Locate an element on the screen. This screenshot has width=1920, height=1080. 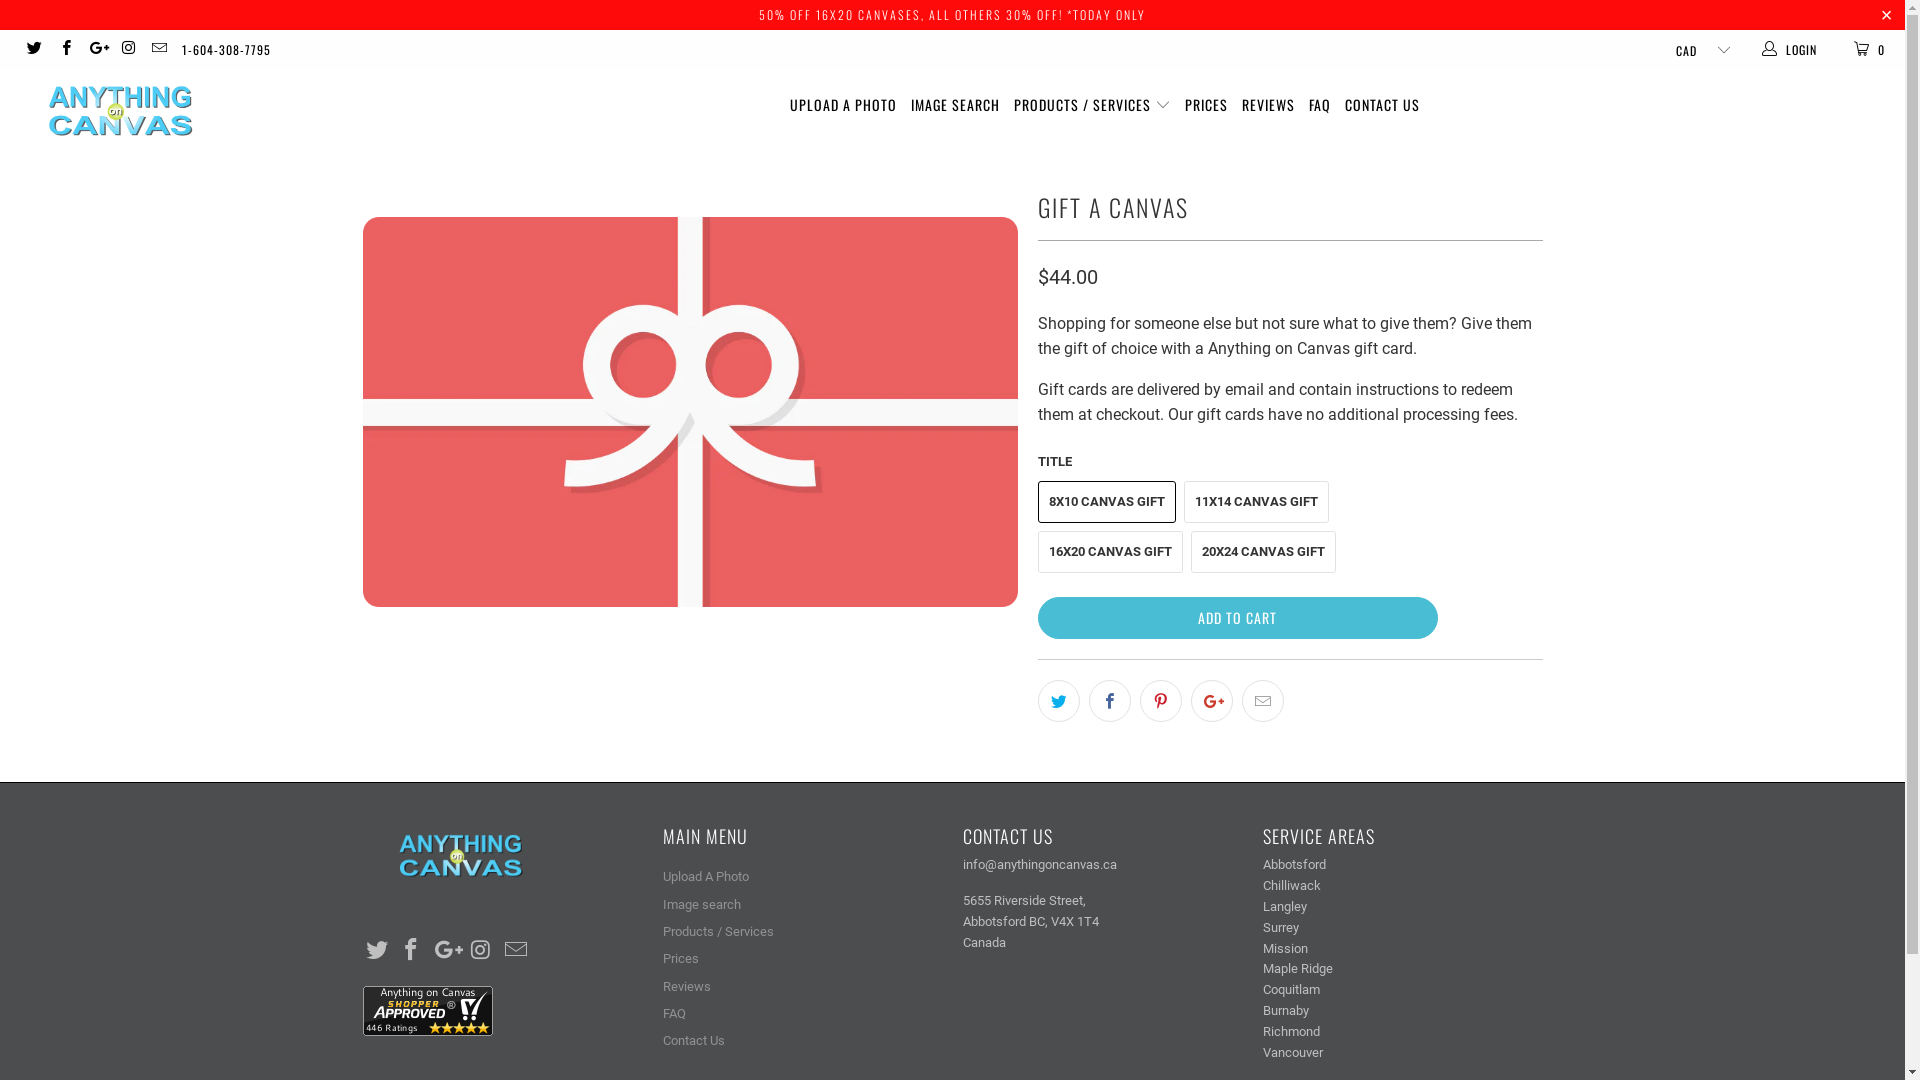
'PRODUCTS / SERVICES' is located at coordinates (1091, 105).